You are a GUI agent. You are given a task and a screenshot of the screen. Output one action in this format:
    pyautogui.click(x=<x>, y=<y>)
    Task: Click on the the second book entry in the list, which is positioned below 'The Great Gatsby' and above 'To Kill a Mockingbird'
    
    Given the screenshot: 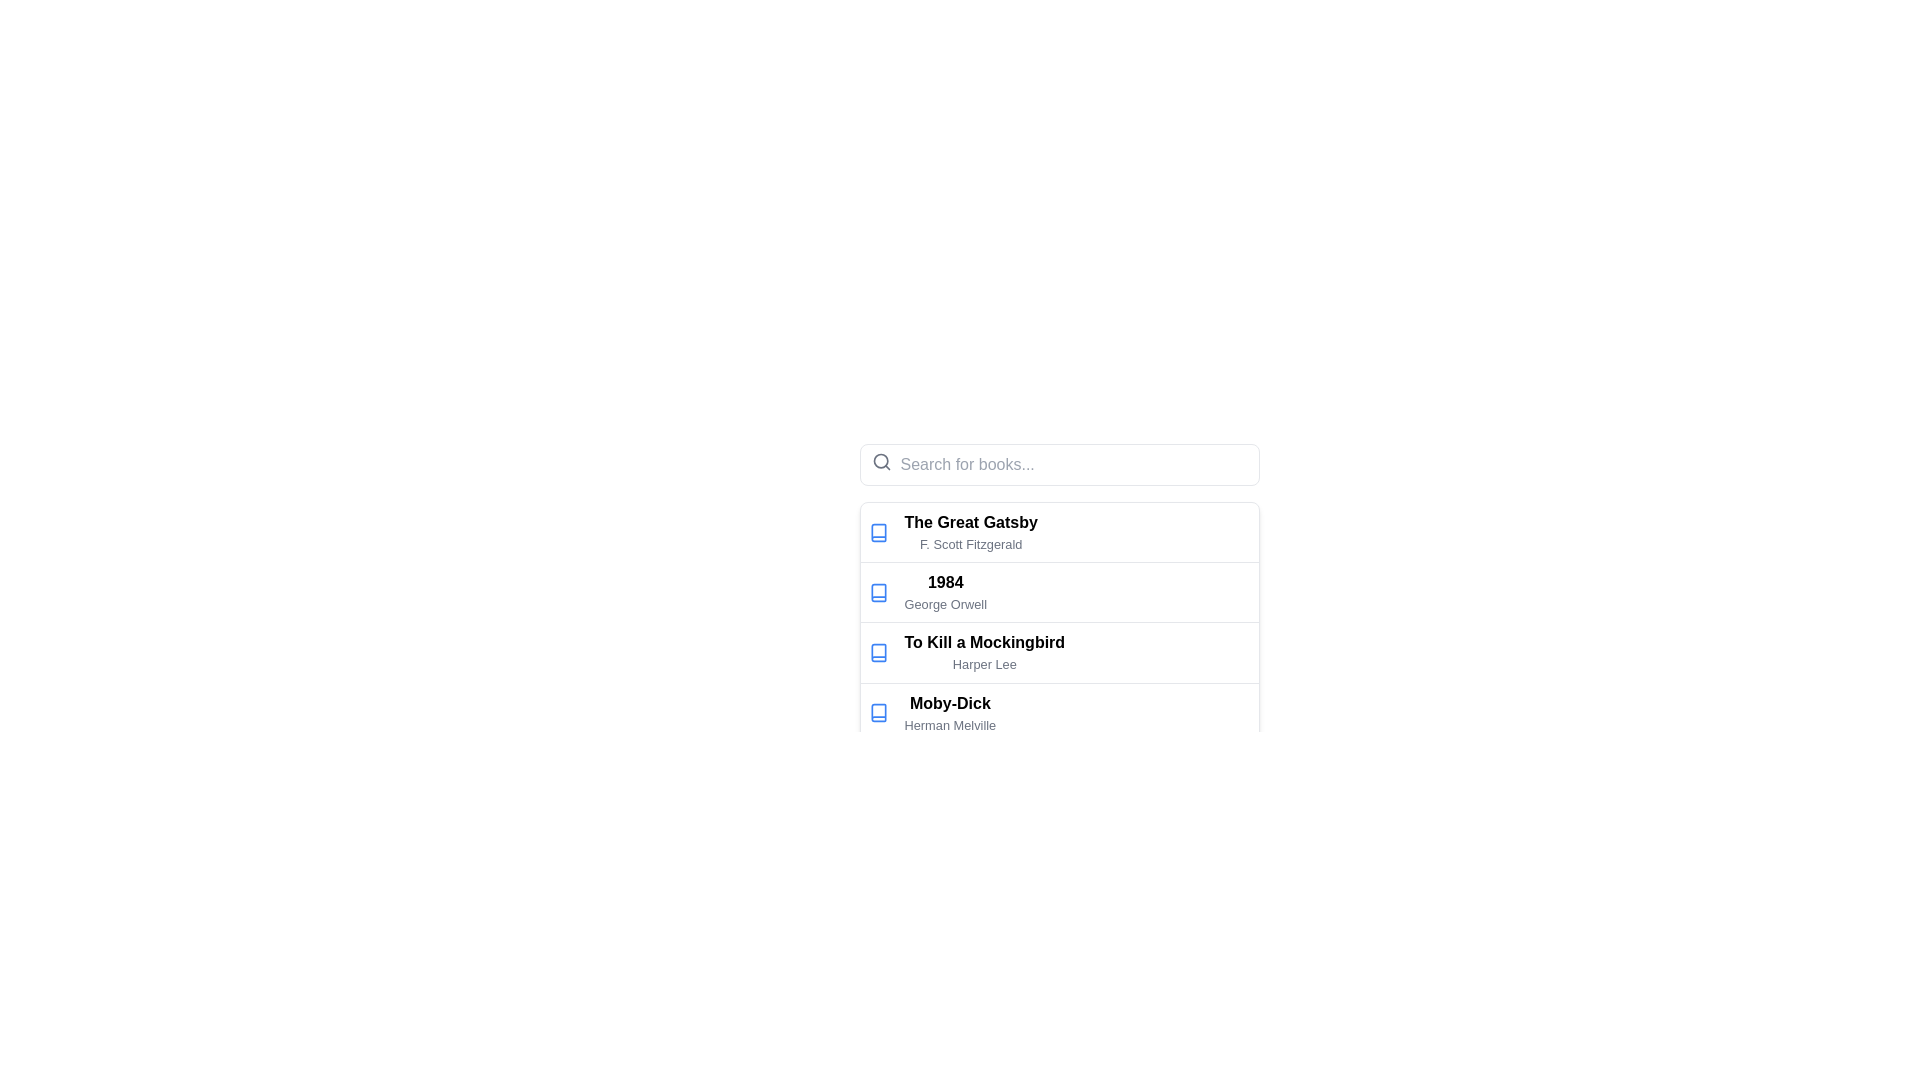 What is the action you would take?
    pyautogui.click(x=1058, y=591)
    